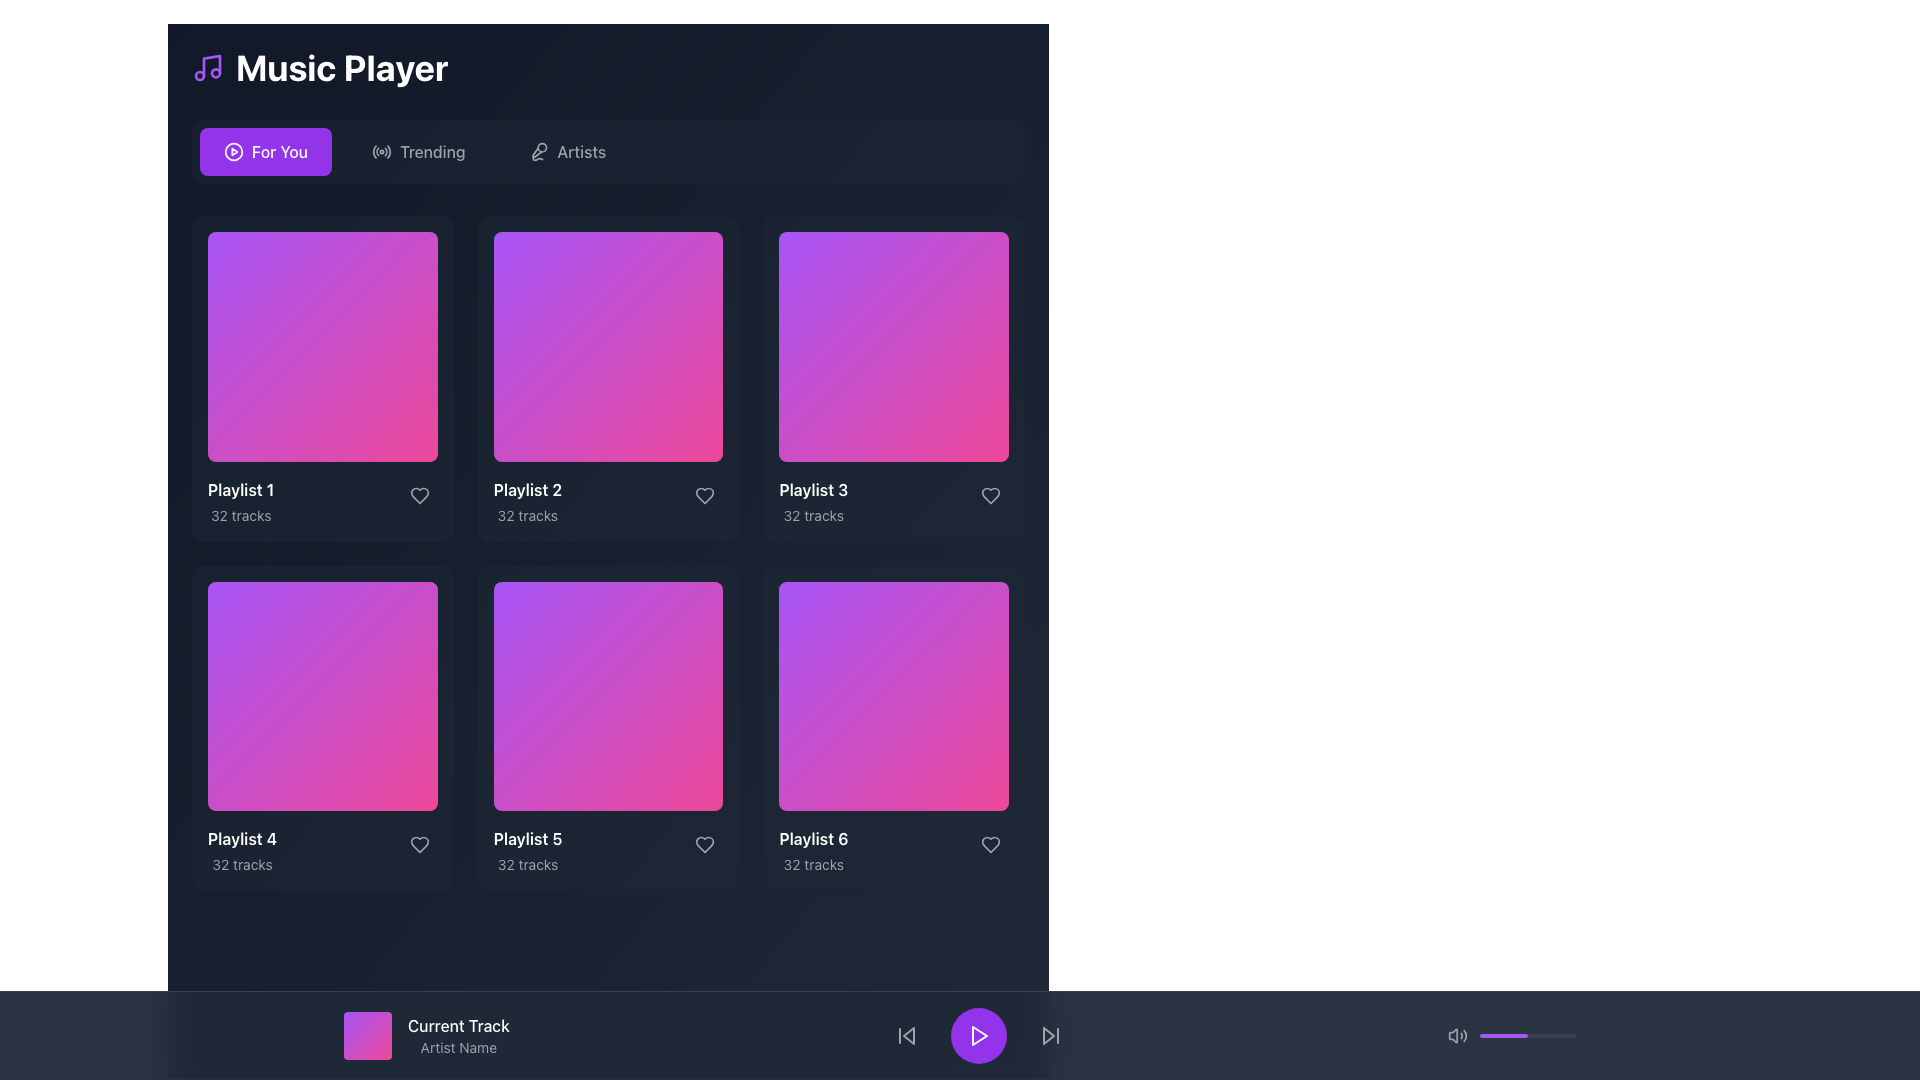 The width and height of the screenshot is (1920, 1080). Describe the element at coordinates (240, 500) in the screenshot. I see `the non-interactive text label that displays the playlist name and track count, located in the top-left playlist card, below the album art thumbnail and above the heart icon` at that location.